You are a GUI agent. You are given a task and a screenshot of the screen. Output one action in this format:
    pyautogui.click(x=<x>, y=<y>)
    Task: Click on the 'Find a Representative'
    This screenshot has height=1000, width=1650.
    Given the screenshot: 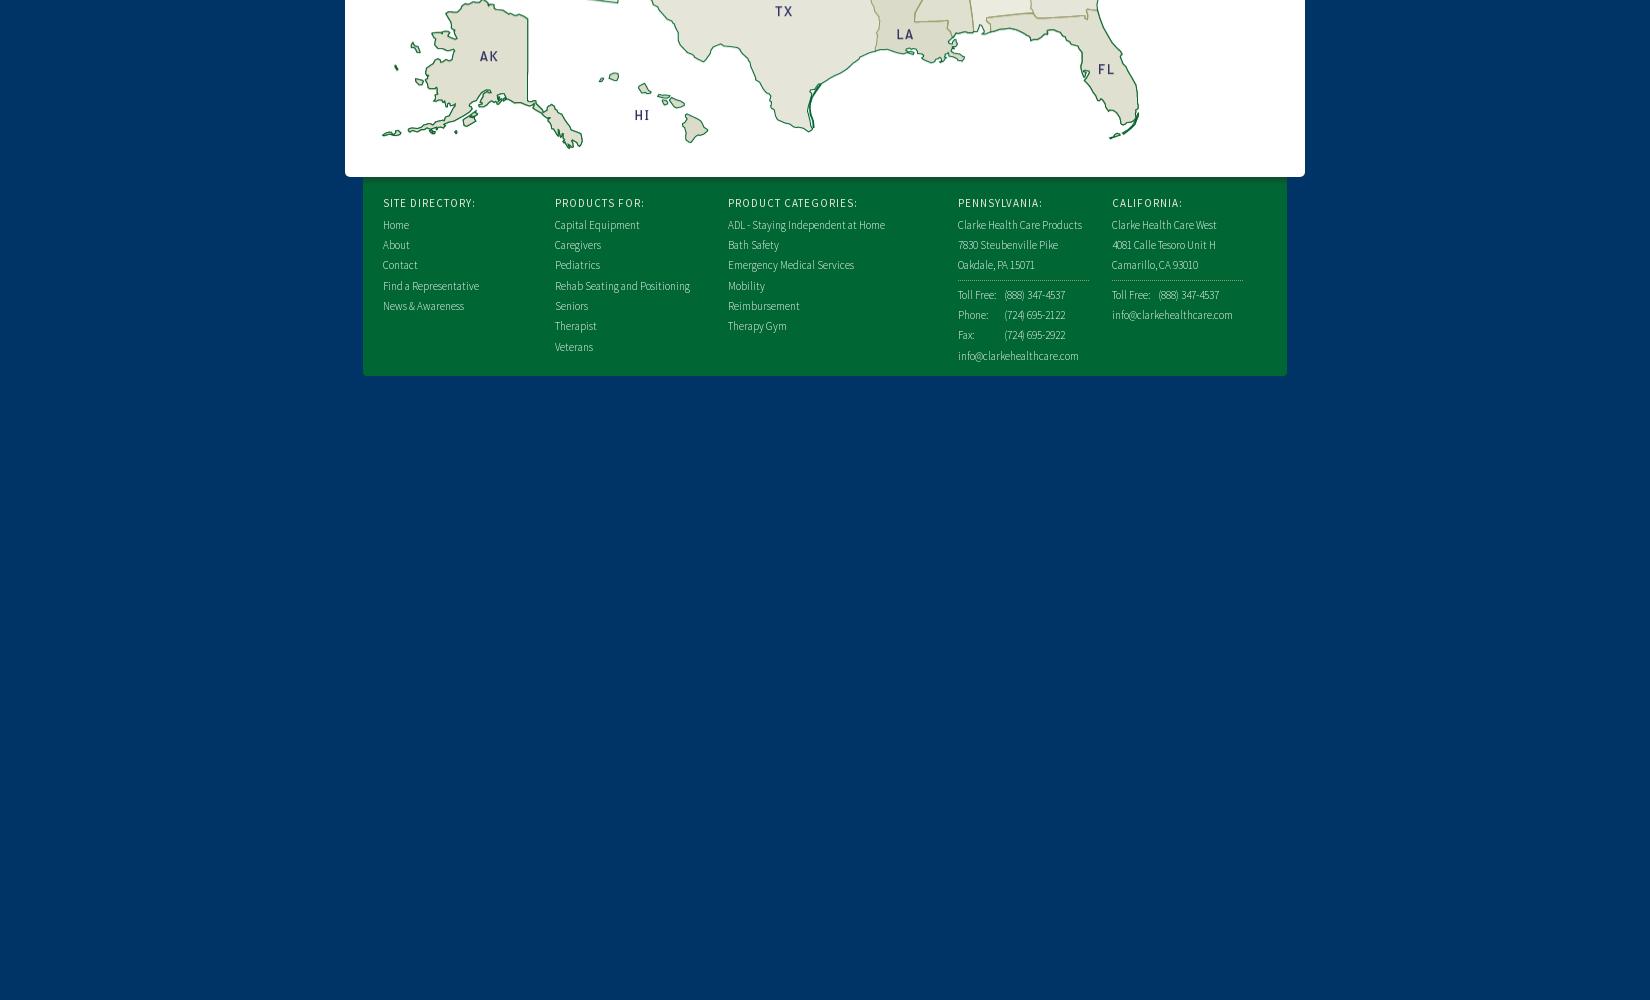 What is the action you would take?
    pyautogui.click(x=382, y=285)
    